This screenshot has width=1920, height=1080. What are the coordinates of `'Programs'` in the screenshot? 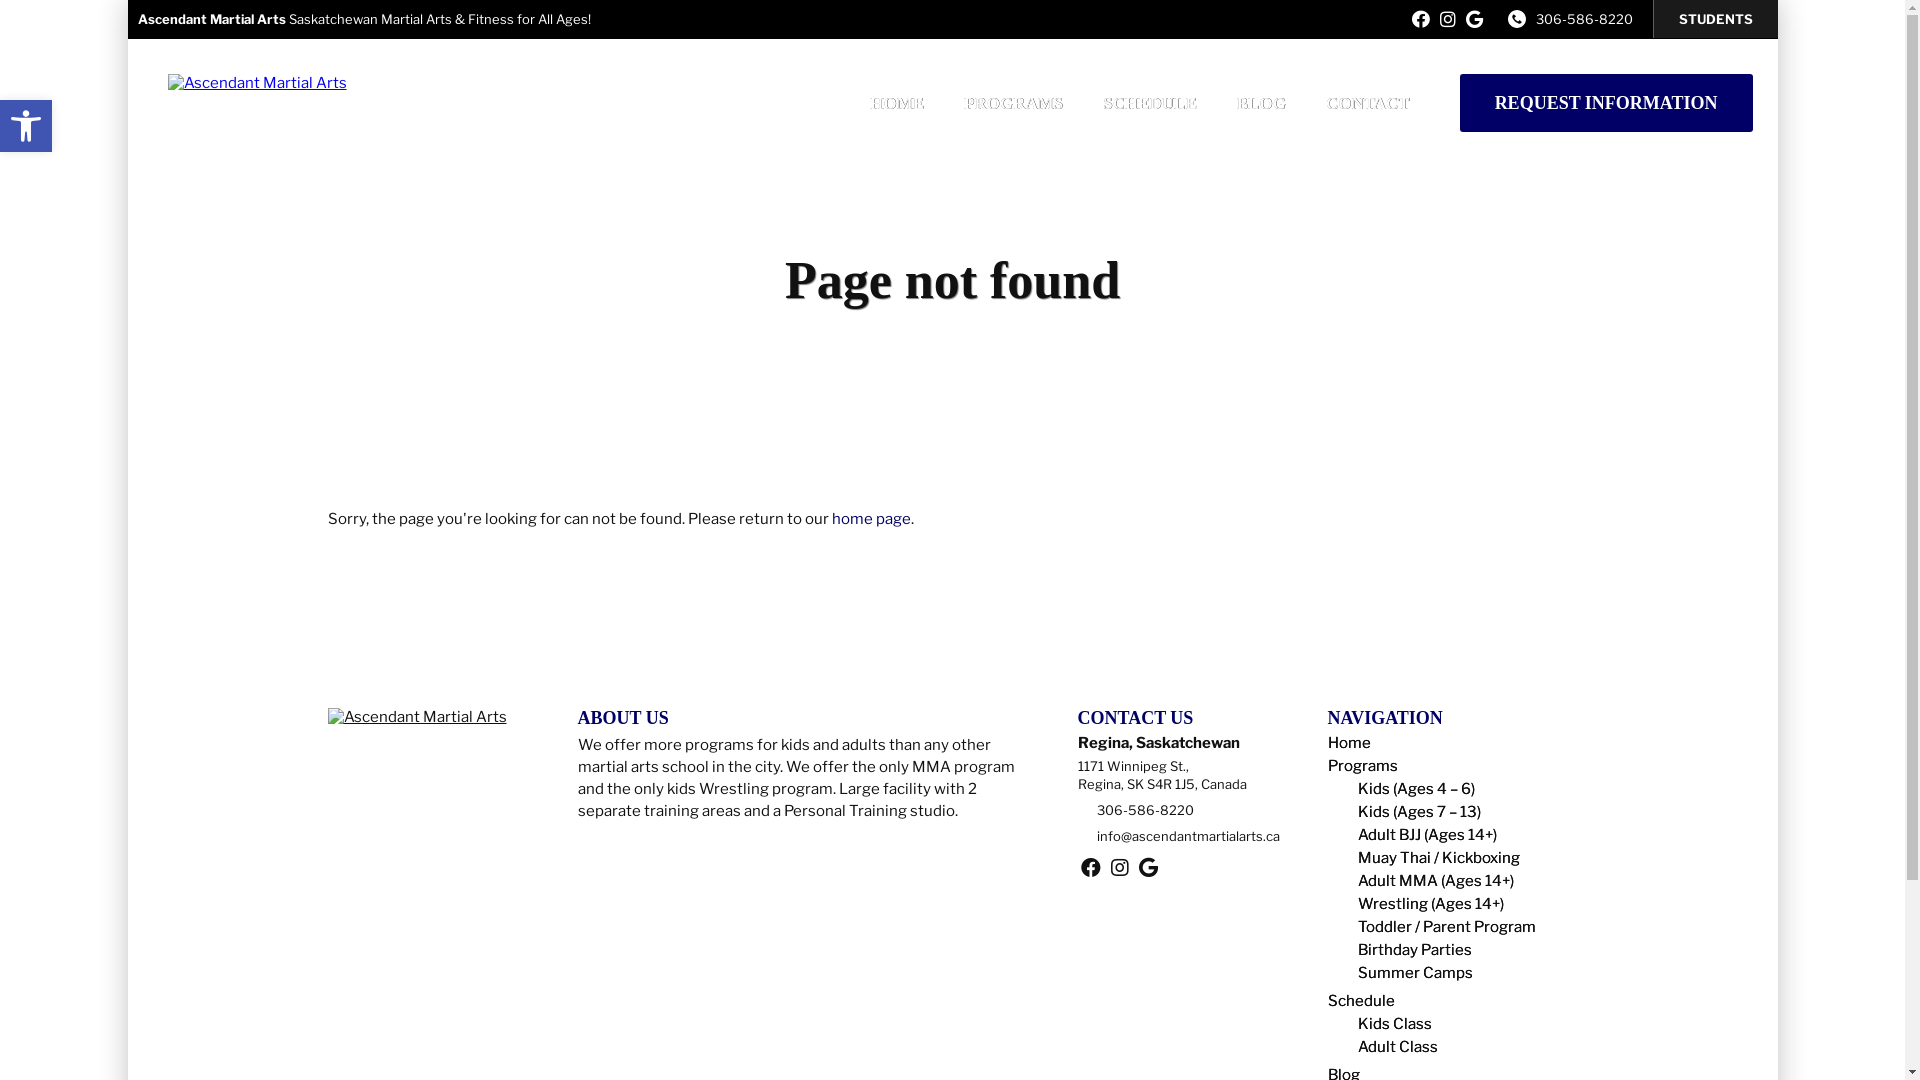 It's located at (1362, 765).